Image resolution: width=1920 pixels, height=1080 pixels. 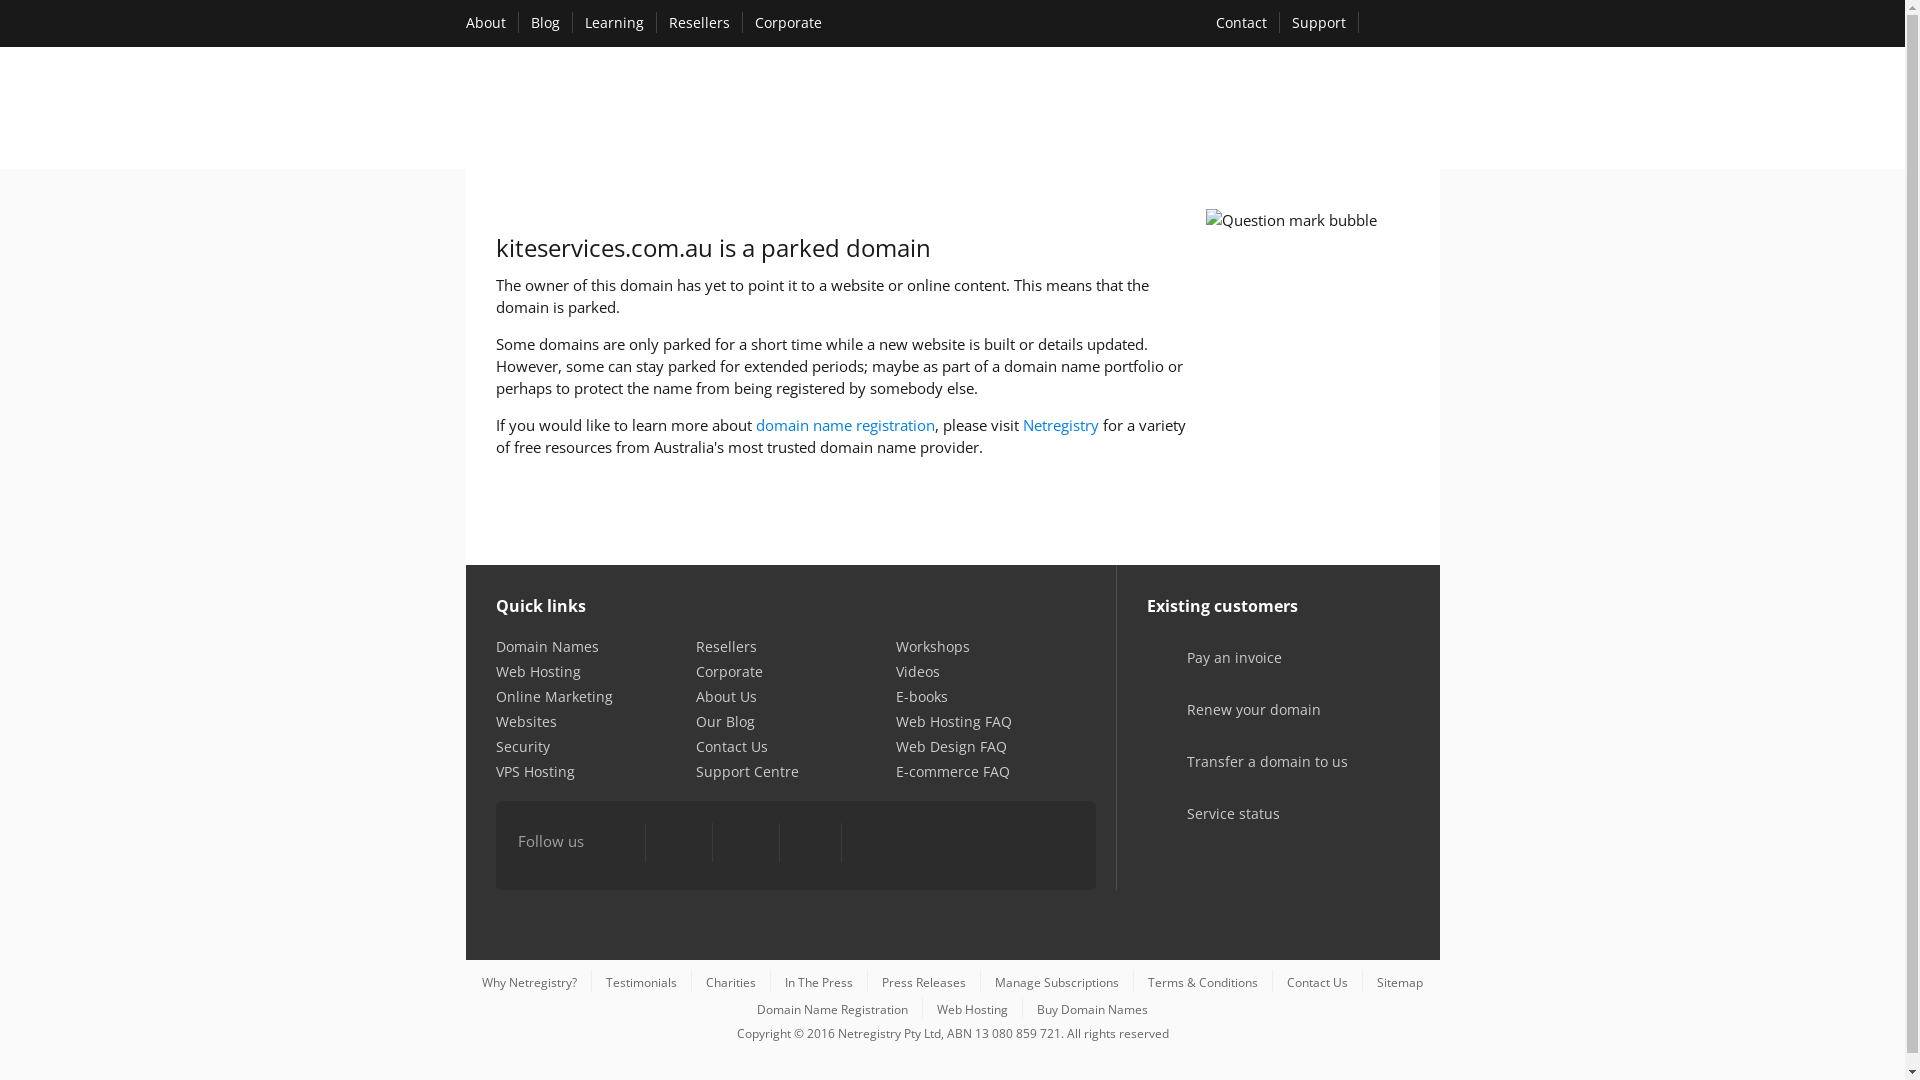 What do you see at coordinates (1059, 423) in the screenshot?
I see `'Netregistry'` at bounding box center [1059, 423].